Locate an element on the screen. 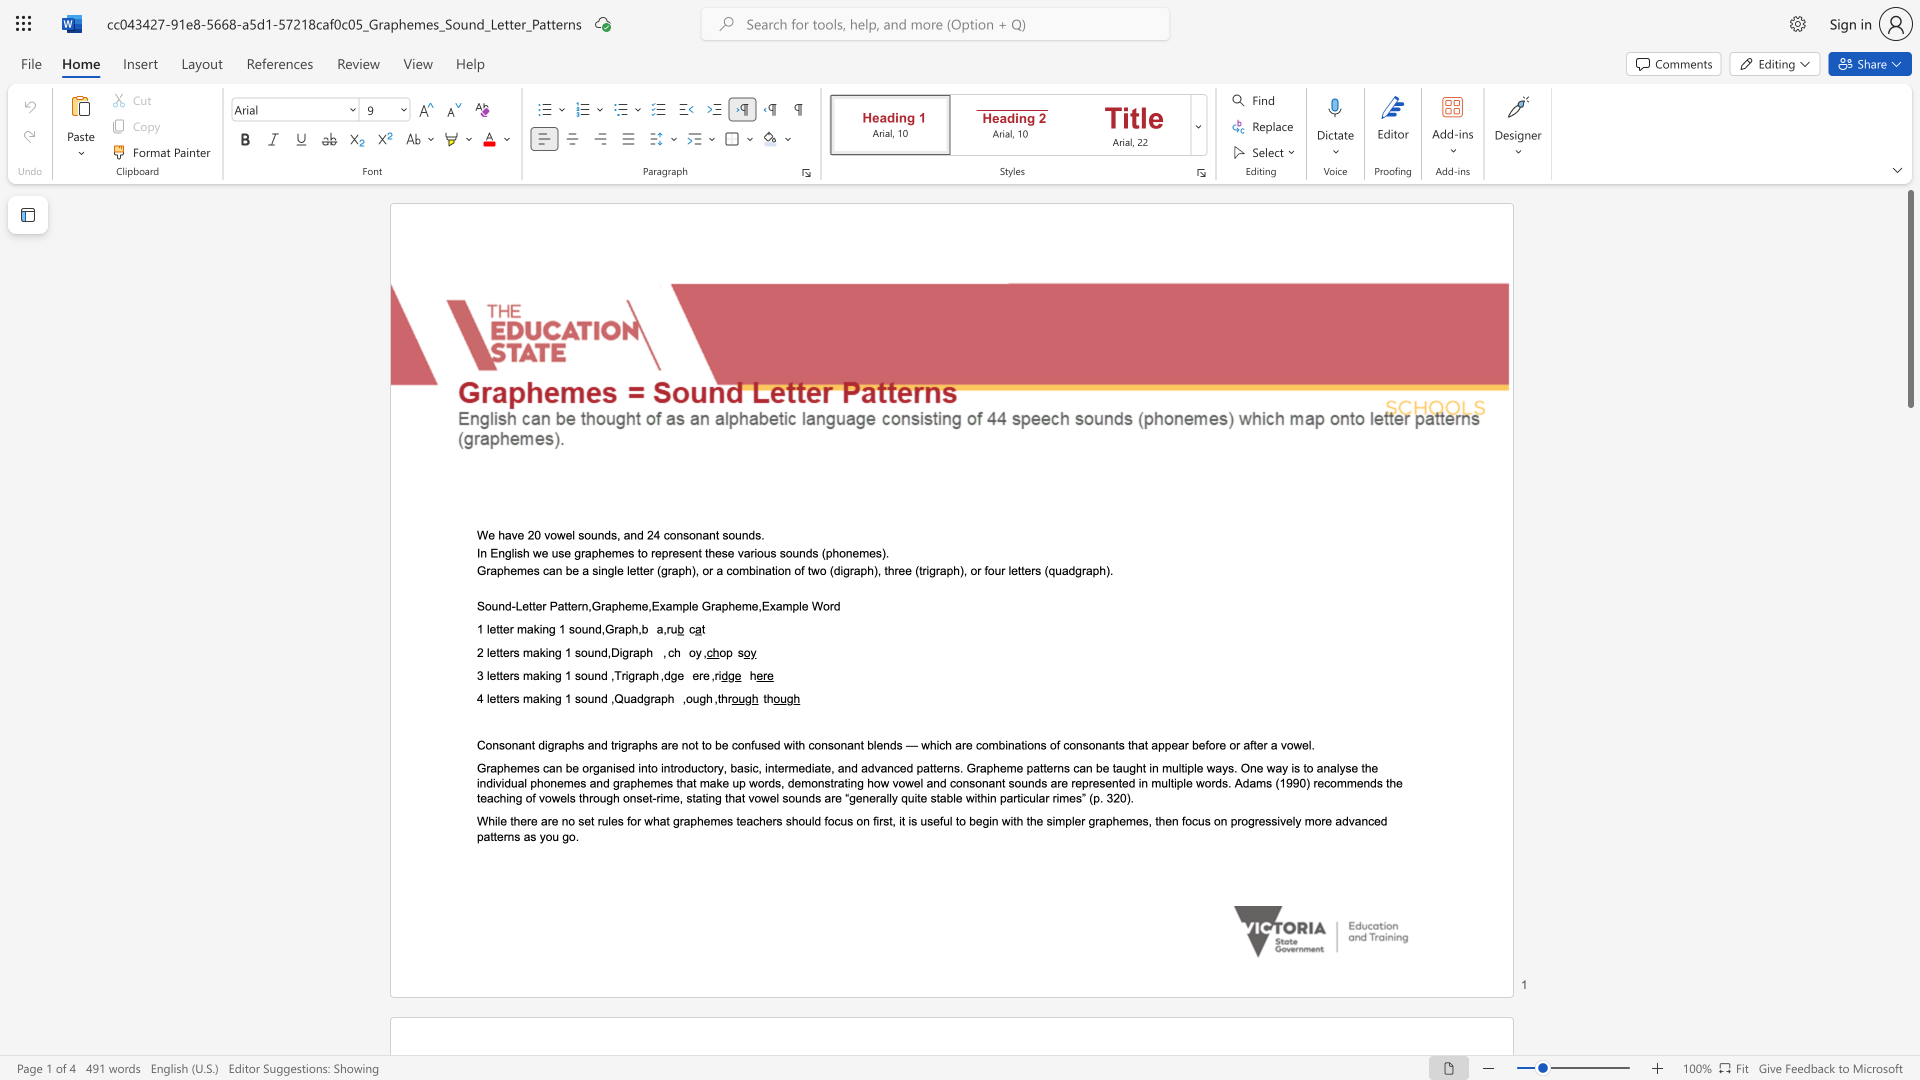 Image resolution: width=1920 pixels, height=1080 pixels. the scrollbar on the right to shift the page lower is located at coordinates (1909, 708).